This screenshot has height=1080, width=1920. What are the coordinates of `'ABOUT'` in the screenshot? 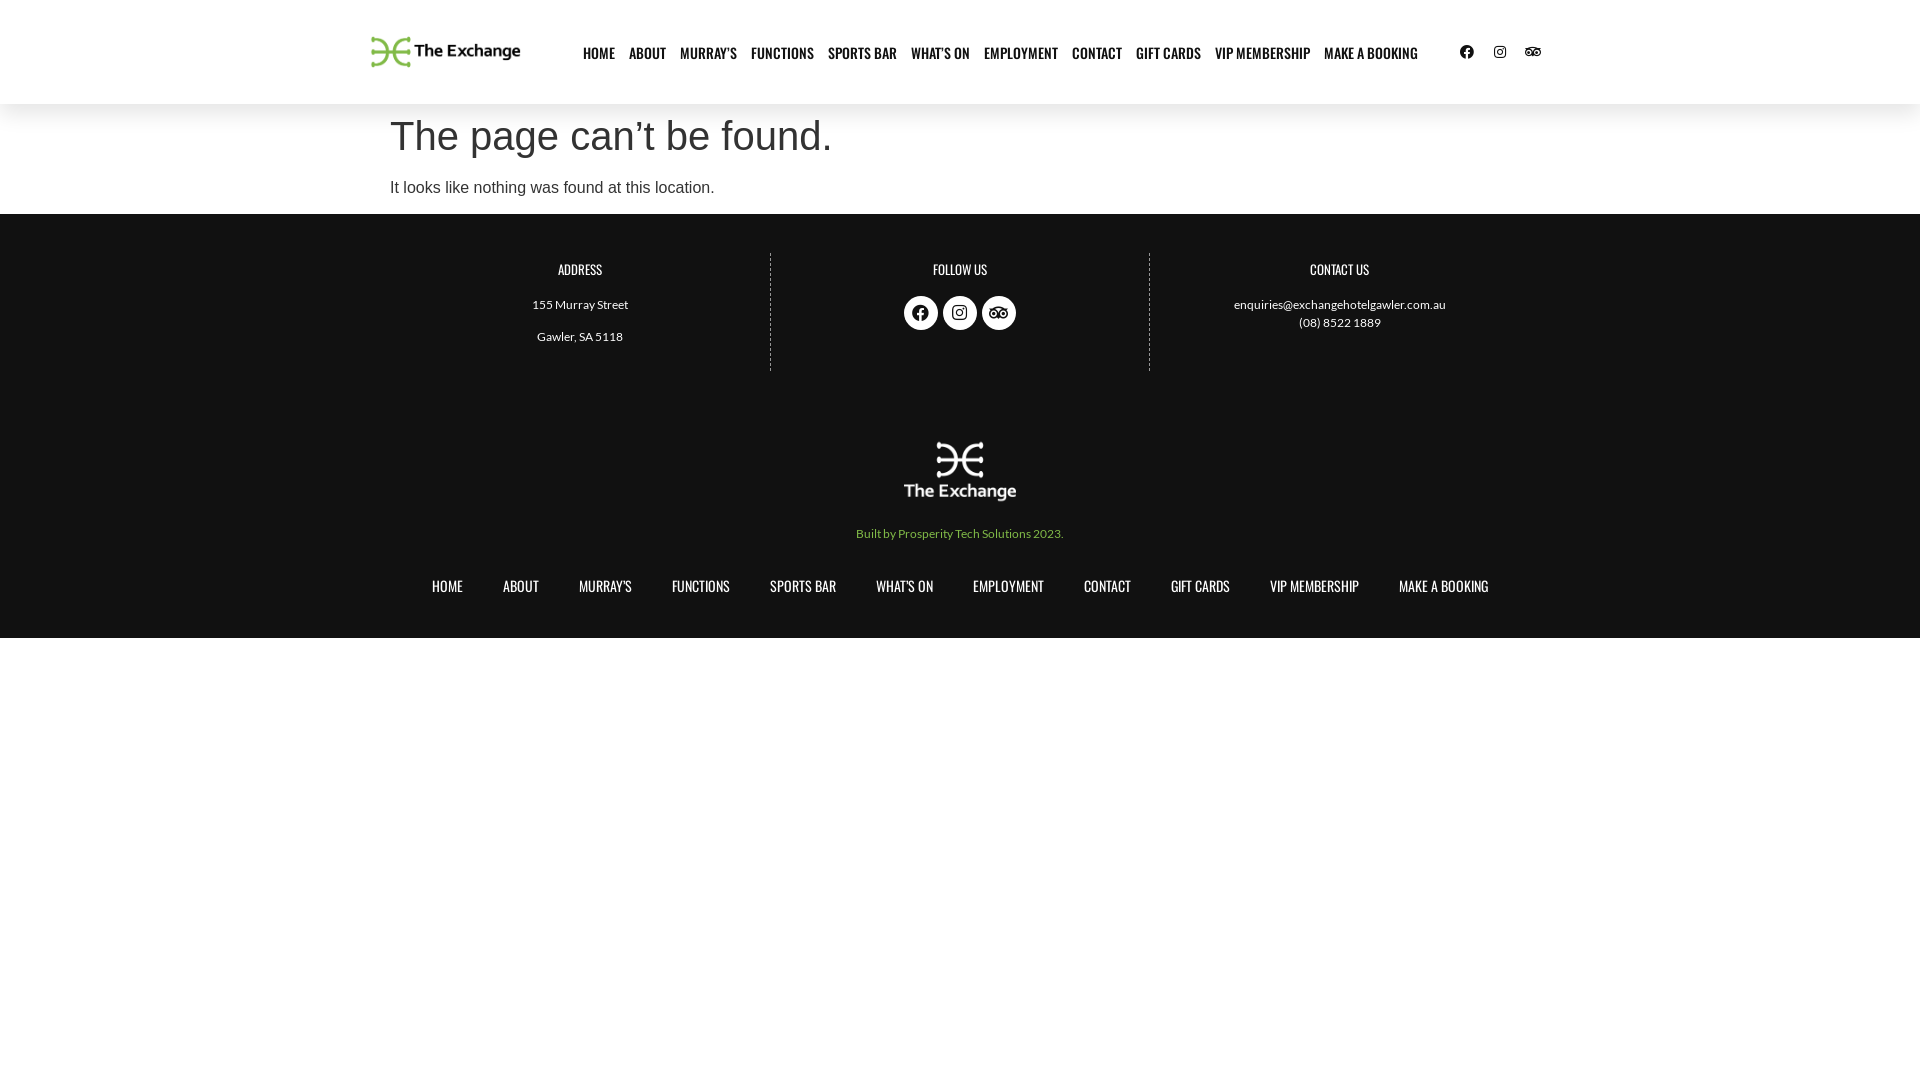 It's located at (647, 51).